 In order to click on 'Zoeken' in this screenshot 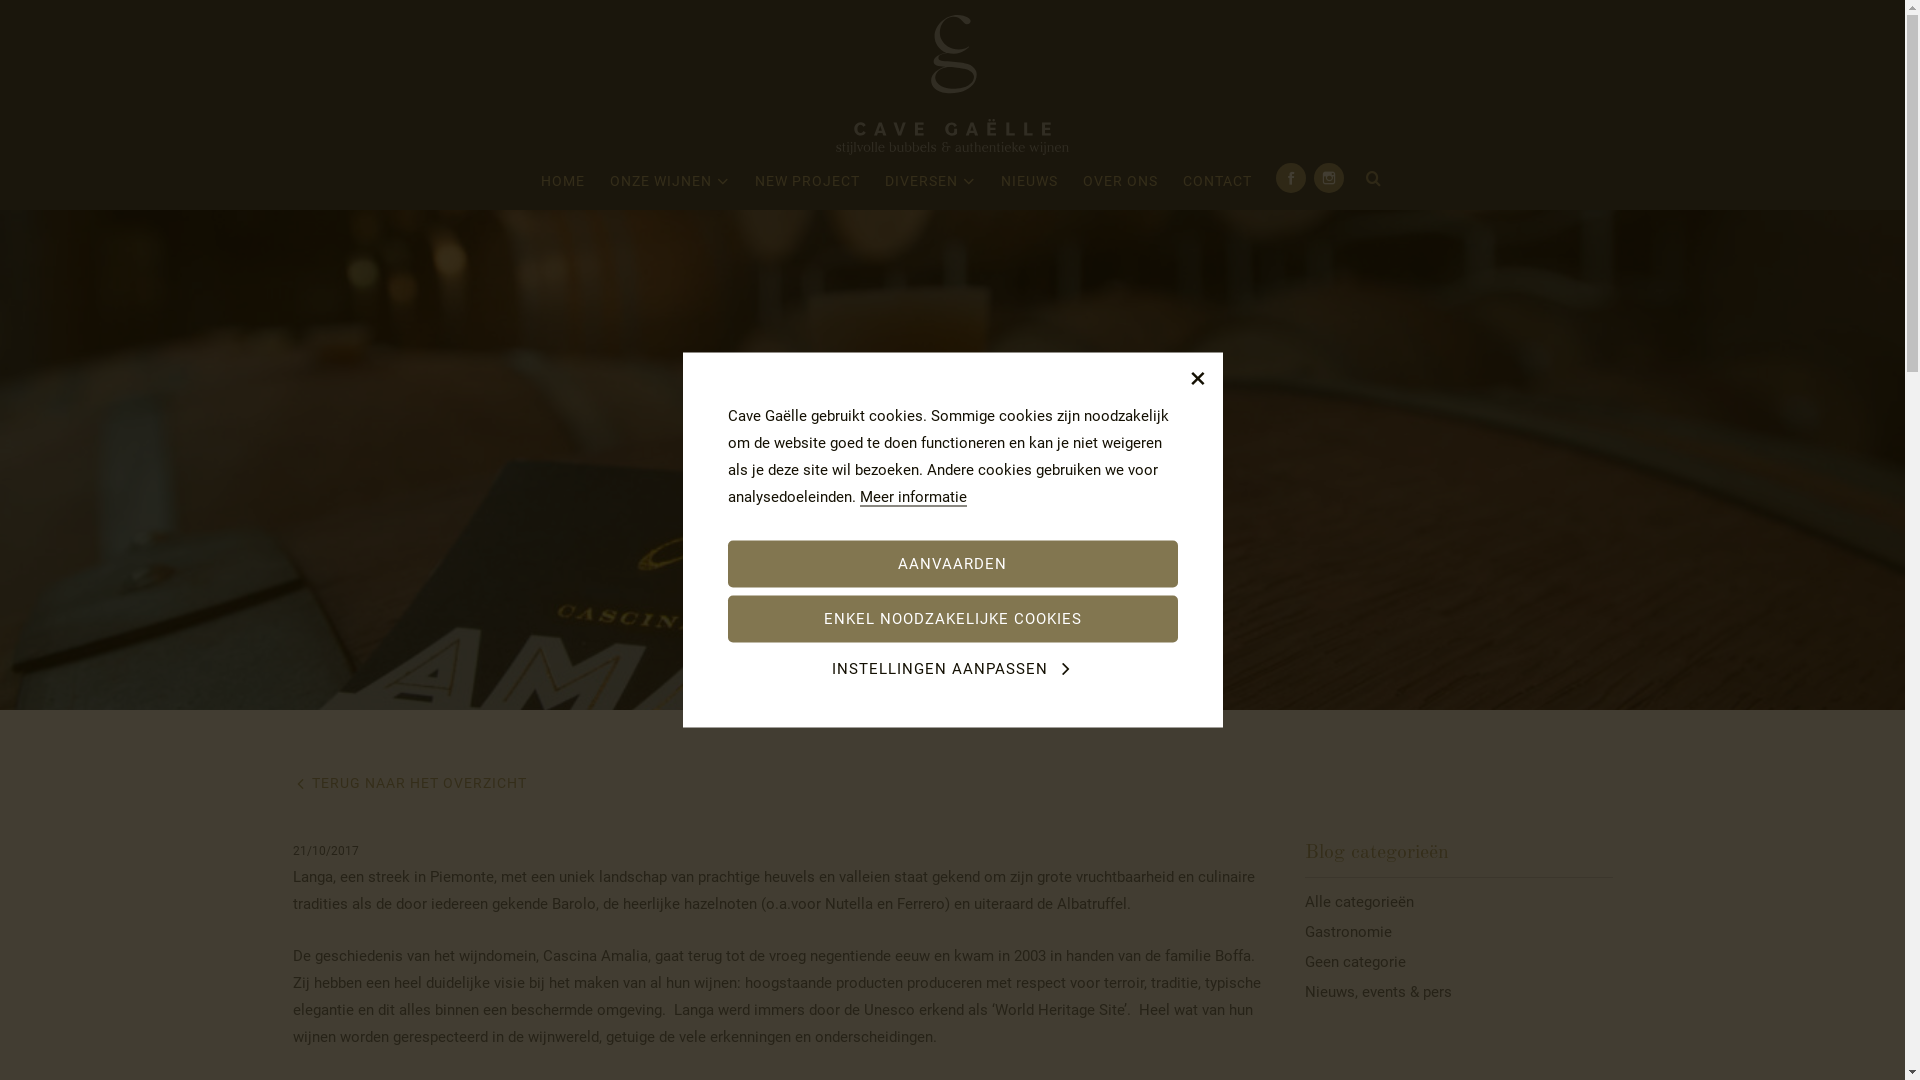, I will do `click(1372, 180)`.